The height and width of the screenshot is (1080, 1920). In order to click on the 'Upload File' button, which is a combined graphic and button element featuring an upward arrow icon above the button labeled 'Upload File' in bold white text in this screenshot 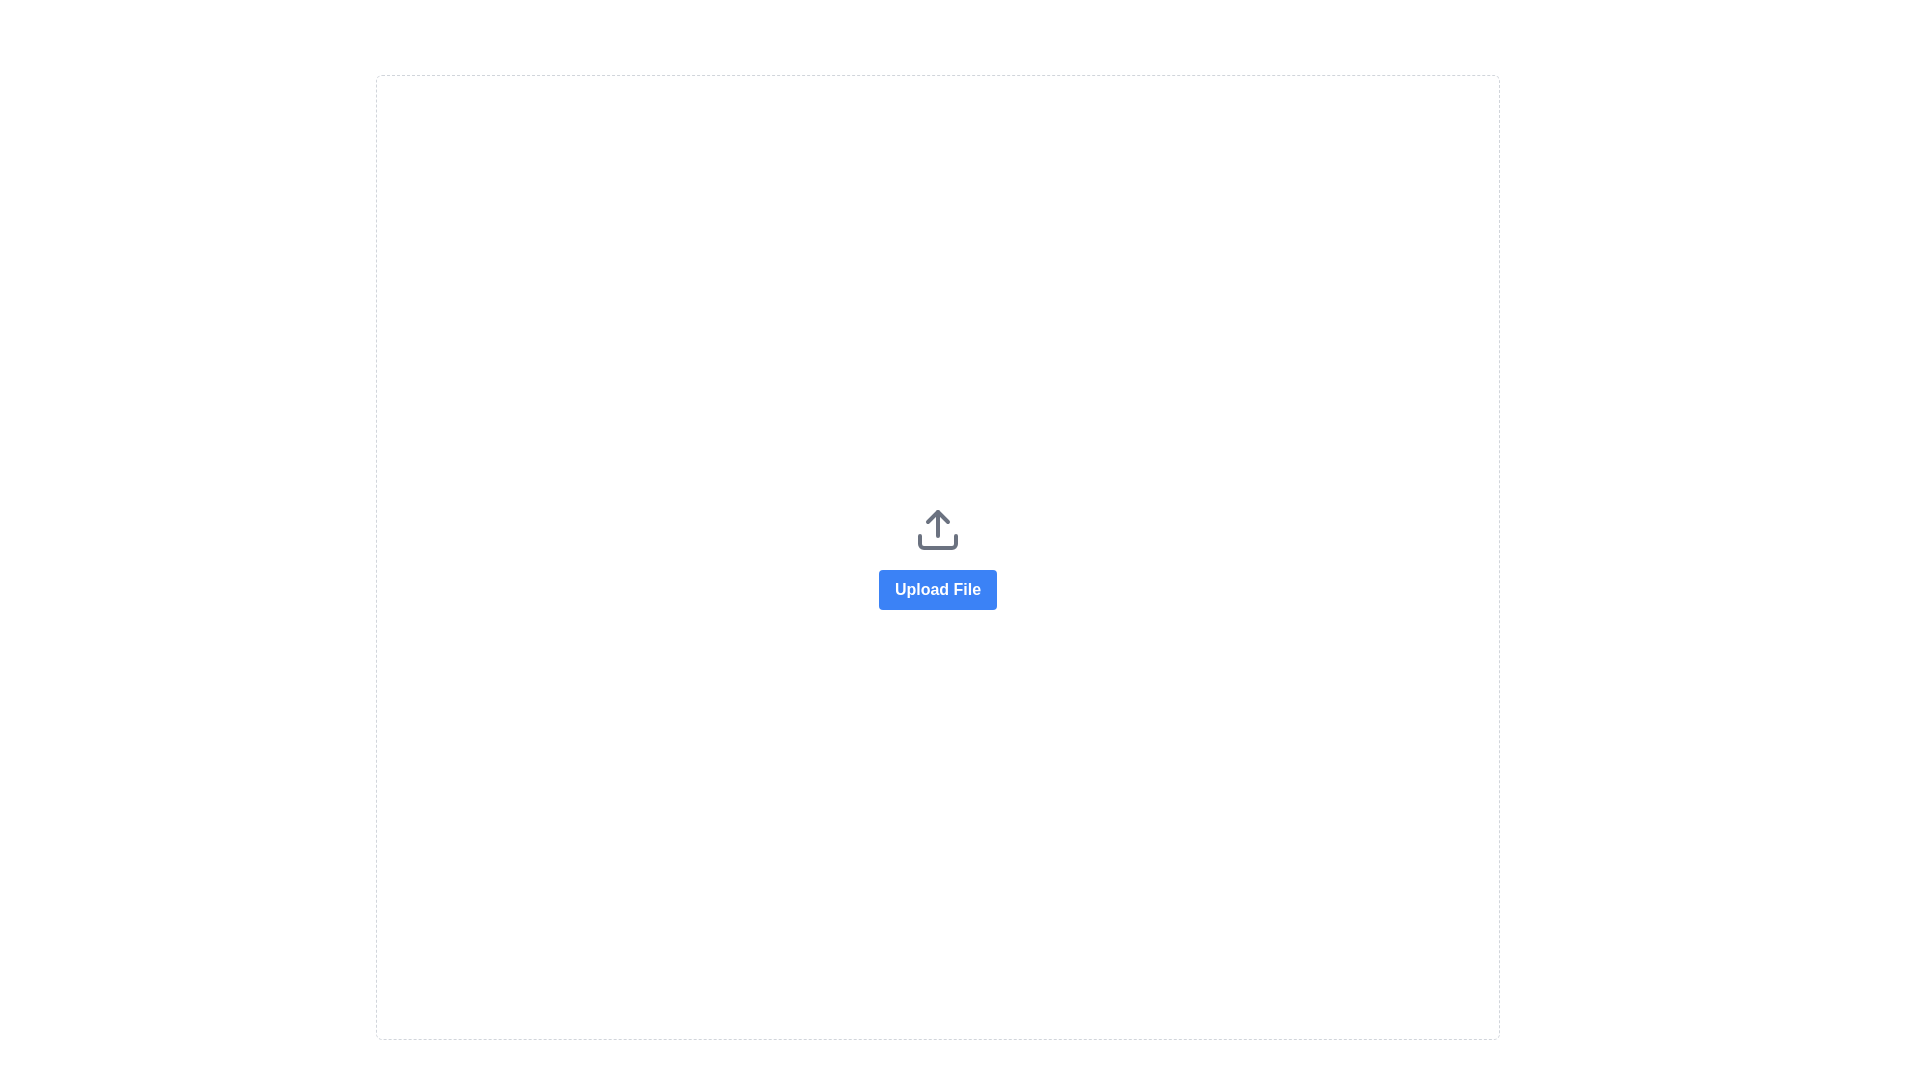, I will do `click(936, 557)`.